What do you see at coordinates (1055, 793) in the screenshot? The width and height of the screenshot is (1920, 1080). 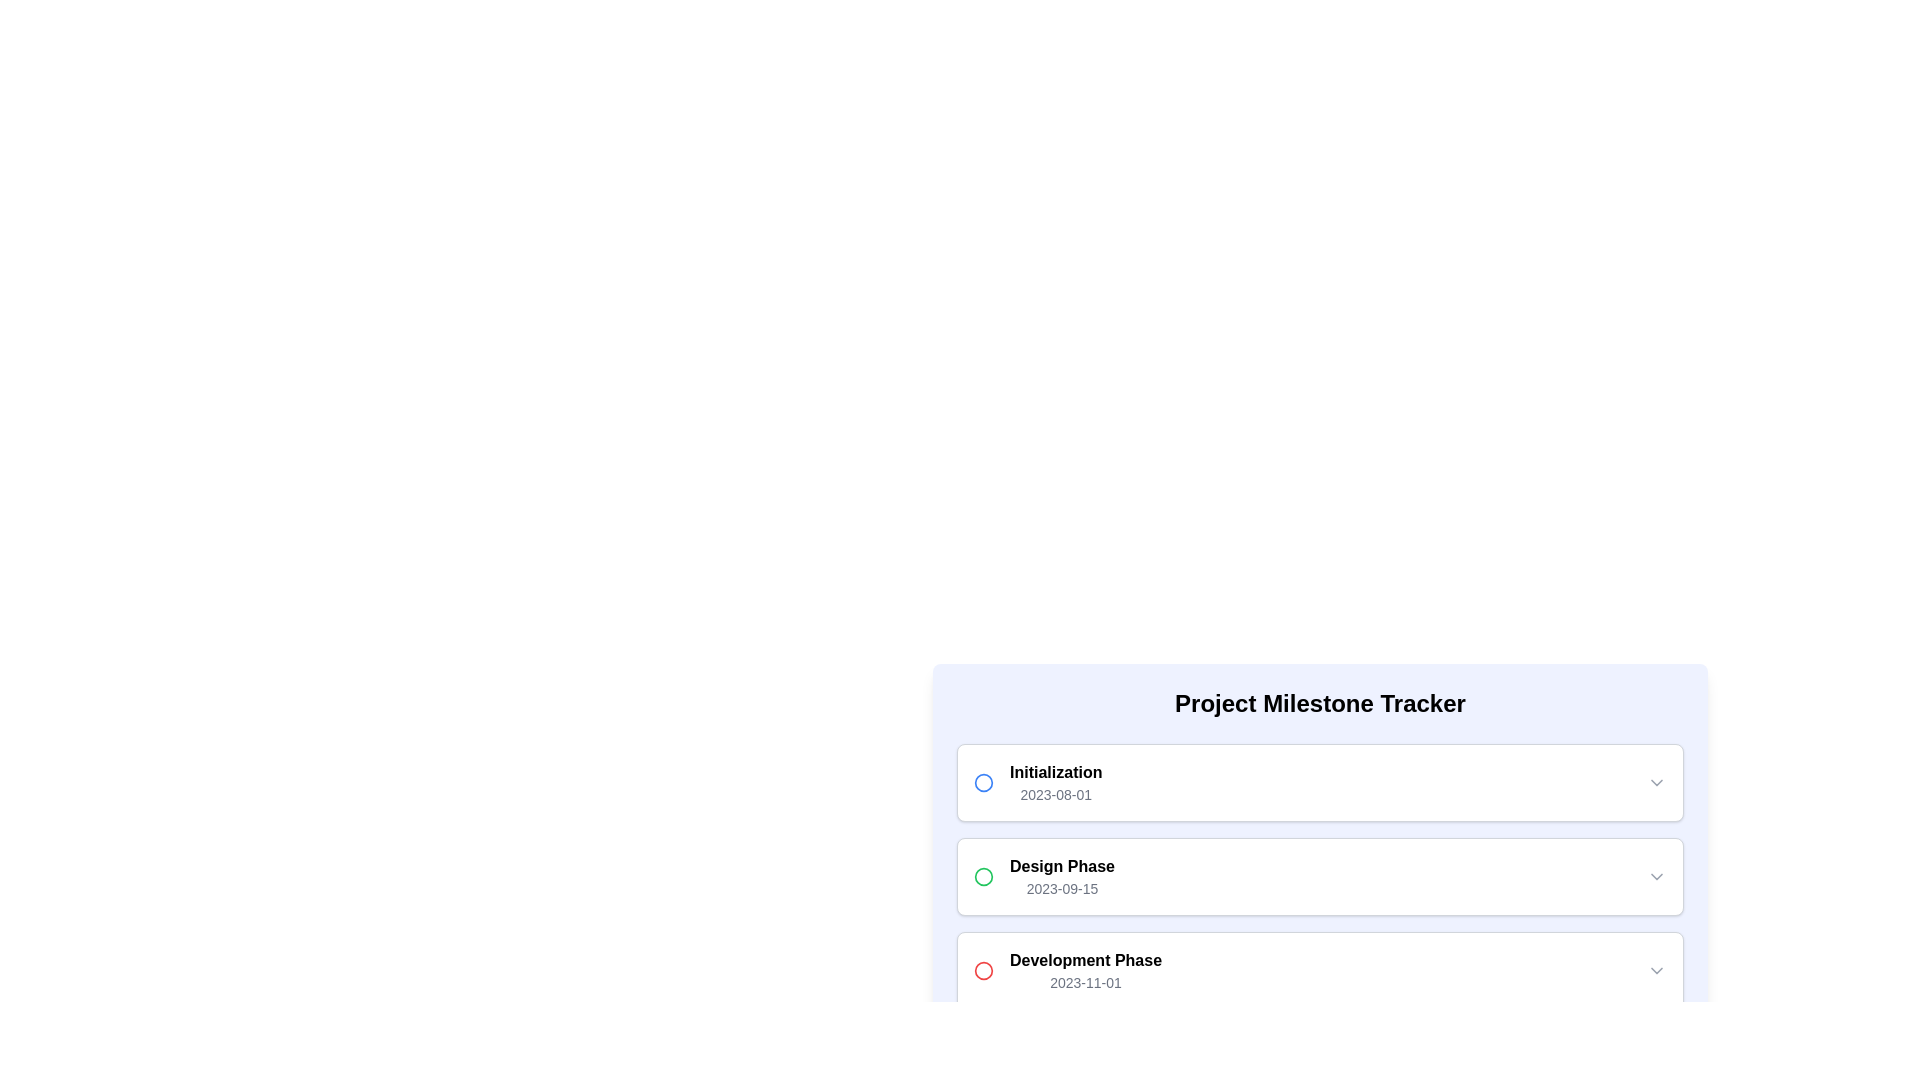 I see `the text label displaying the date '2023-08-01', which is styled in a smaller gray font and located beneath the 'Initialization' label in the top-left area of the Project Milestone Tracker interface` at bounding box center [1055, 793].